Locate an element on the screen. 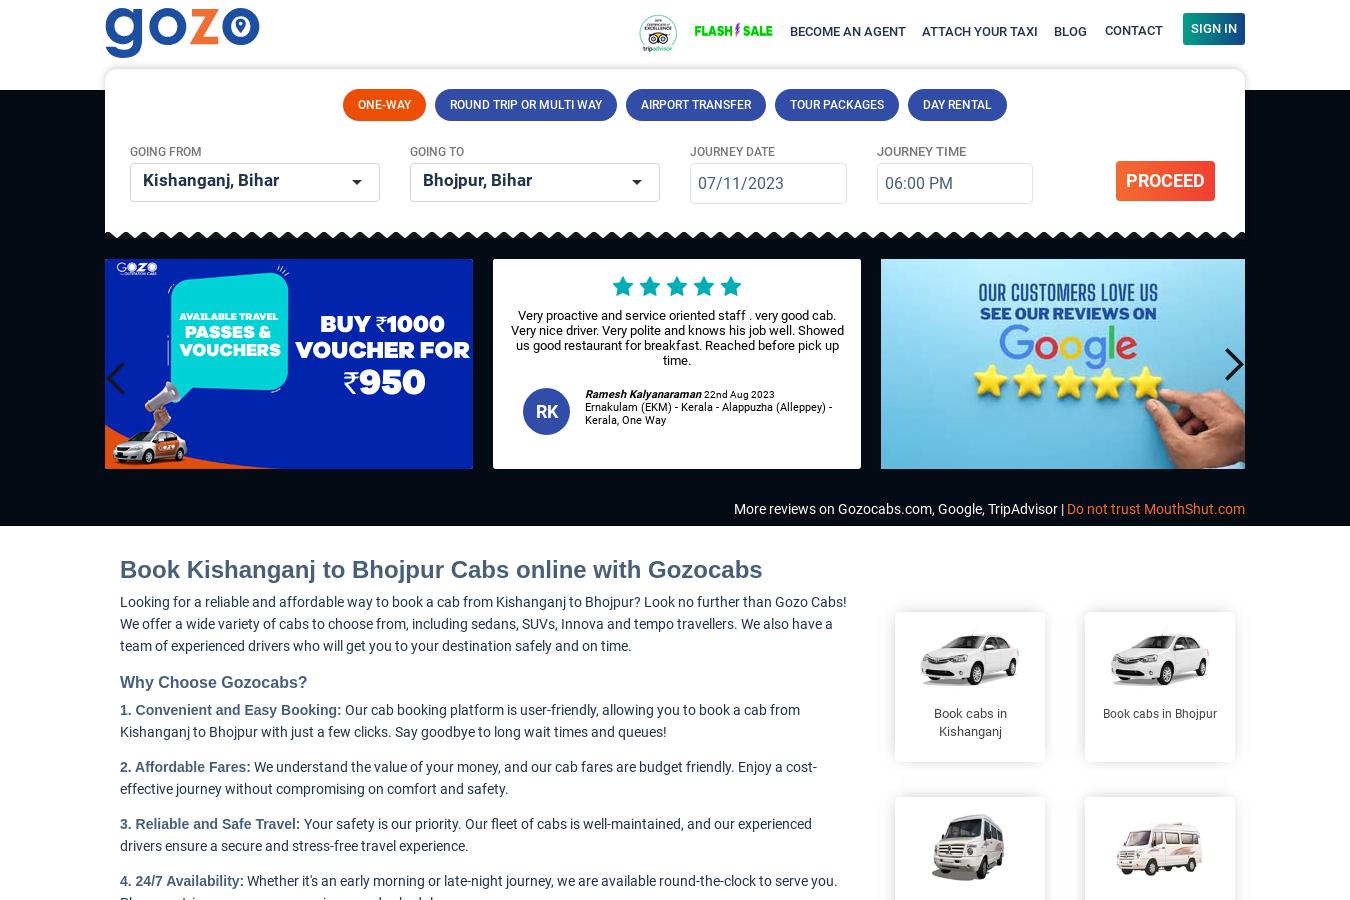 Image resolution: width=1350 pixels, height=900 pixels. 'Your safety is our priority. Our fleet of cabs is well-maintained, and our experienced drivers ensure a secure and stress-free travel experience.' is located at coordinates (464, 835).